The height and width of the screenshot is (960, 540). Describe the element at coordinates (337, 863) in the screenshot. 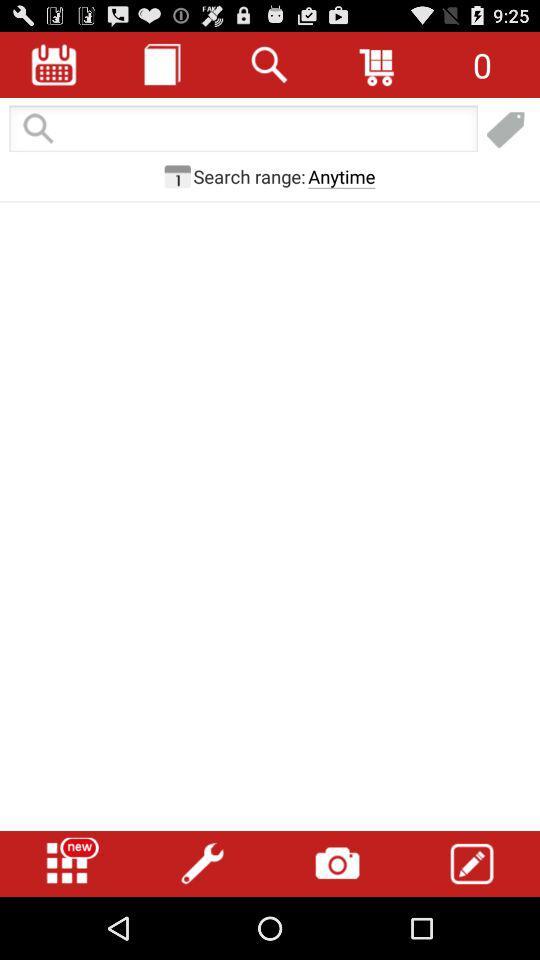

I see `access camara options` at that location.